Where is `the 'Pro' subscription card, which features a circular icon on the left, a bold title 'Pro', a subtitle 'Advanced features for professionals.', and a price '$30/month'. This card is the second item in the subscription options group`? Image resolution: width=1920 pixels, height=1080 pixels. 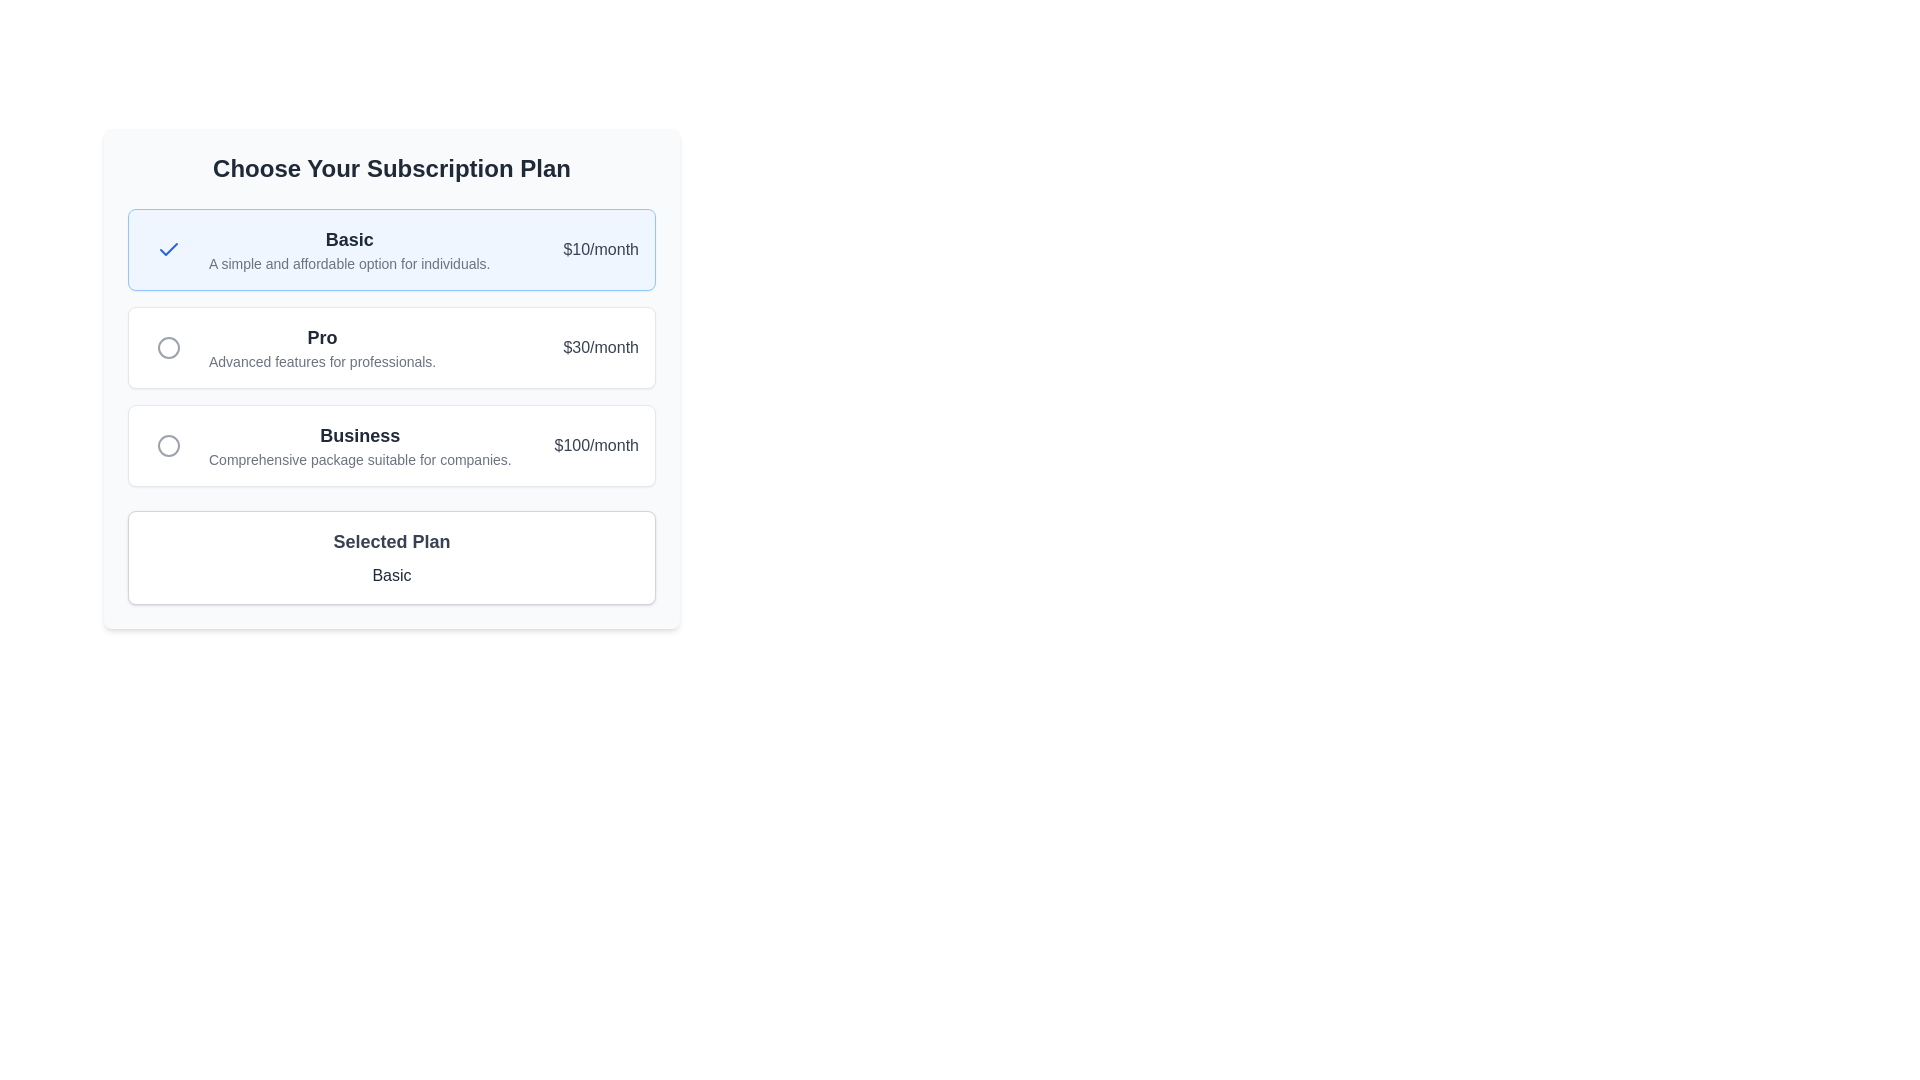 the 'Pro' subscription card, which features a circular icon on the left, a bold title 'Pro', a subtitle 'Advanced features for professionals.', and a price '$30/month'. This card is the second item in the subscription options group is located at coordinates (392, 346).